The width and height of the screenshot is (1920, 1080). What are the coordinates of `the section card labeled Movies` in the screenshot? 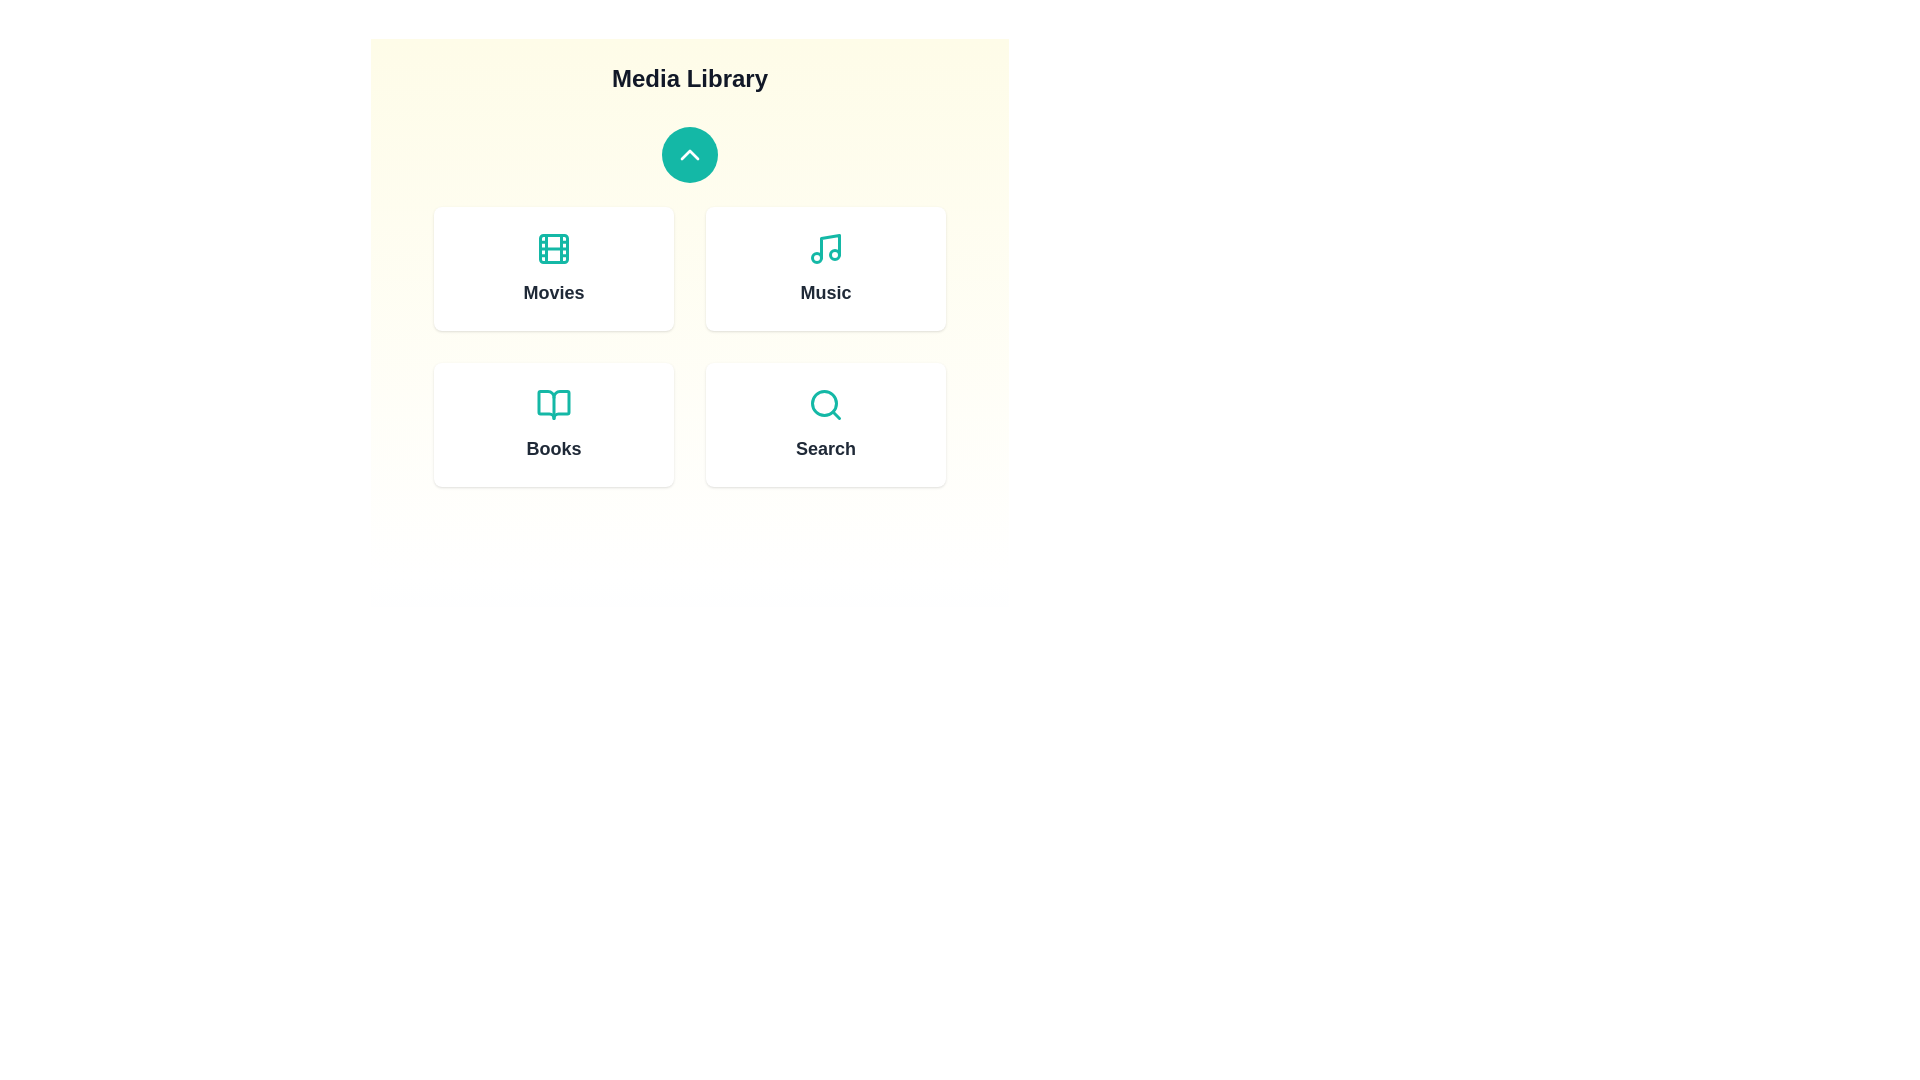 It's located at (553, 268).